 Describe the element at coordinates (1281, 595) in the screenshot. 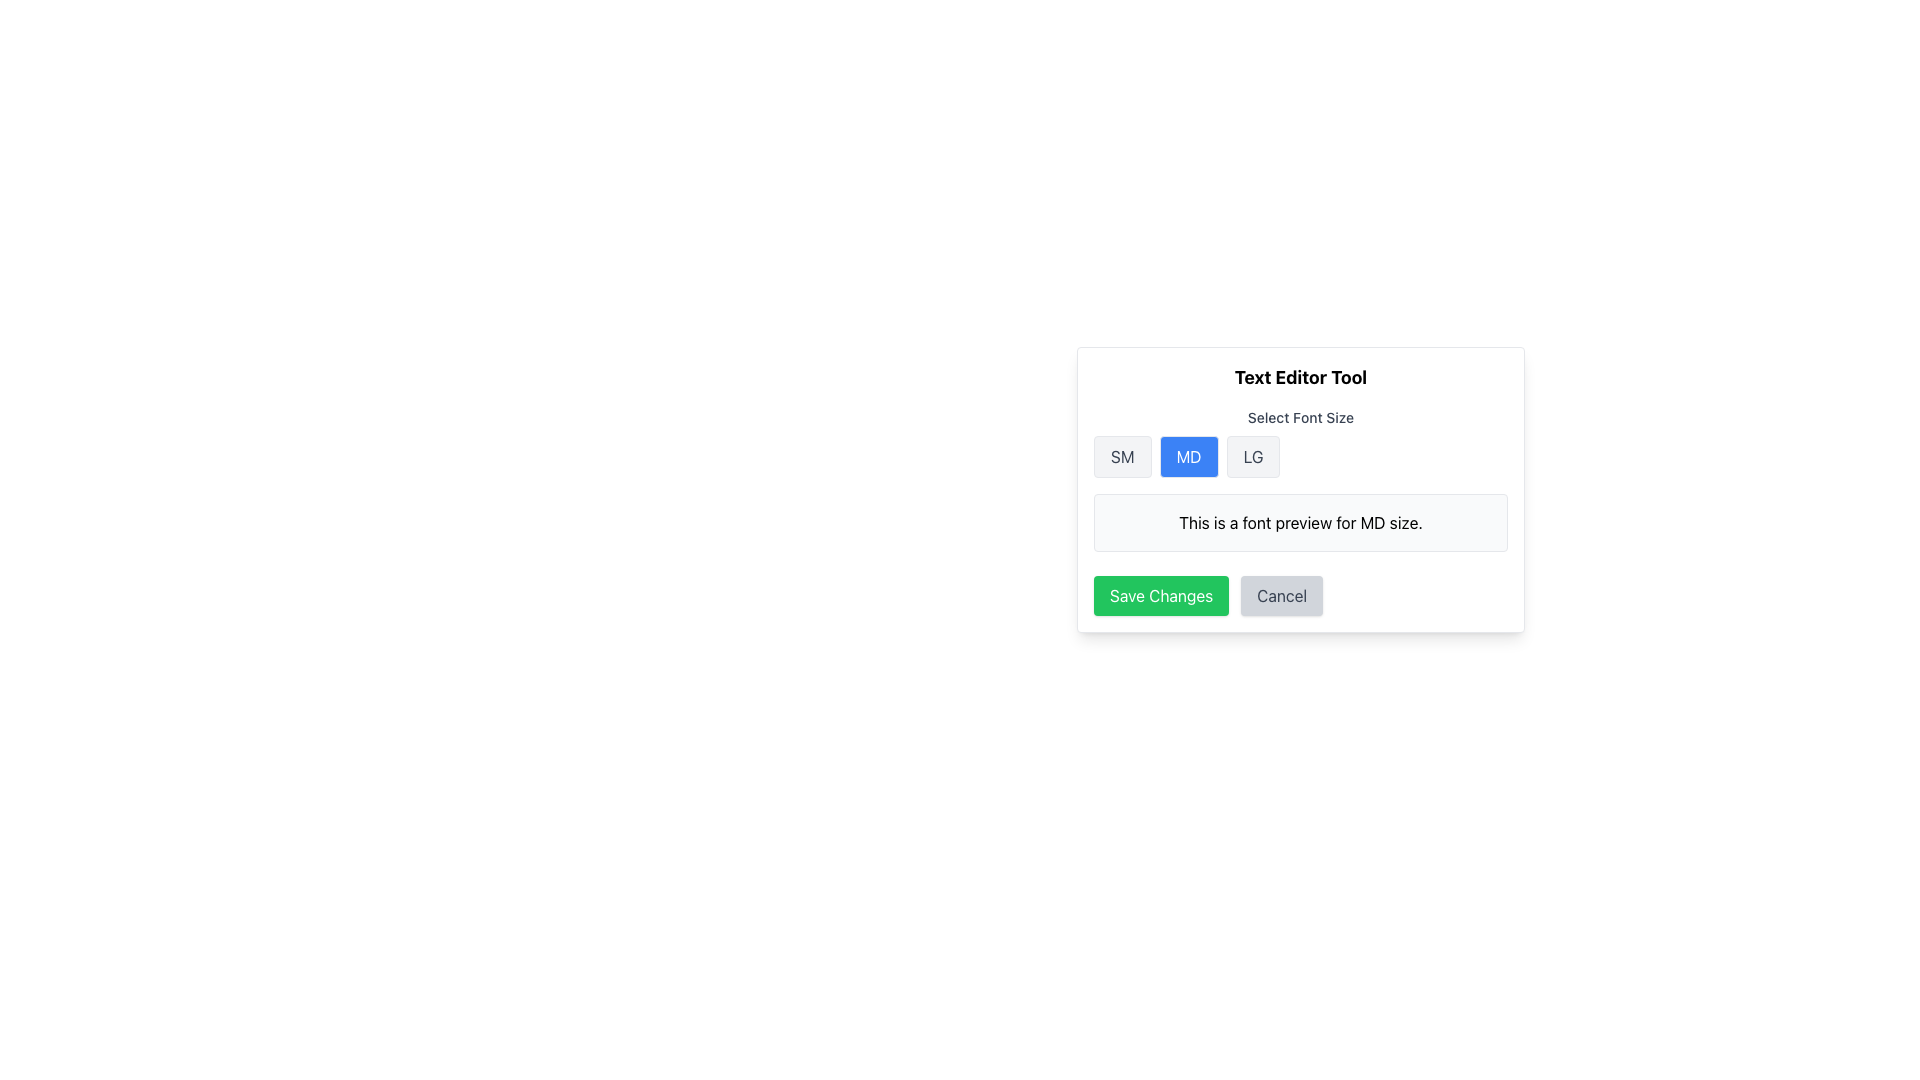

I see `the gray 'Cancel' button with rounded edges located below the text input area, which is the rightmost button in a horizontal layout next to the 'Save Changes' button` at that location.